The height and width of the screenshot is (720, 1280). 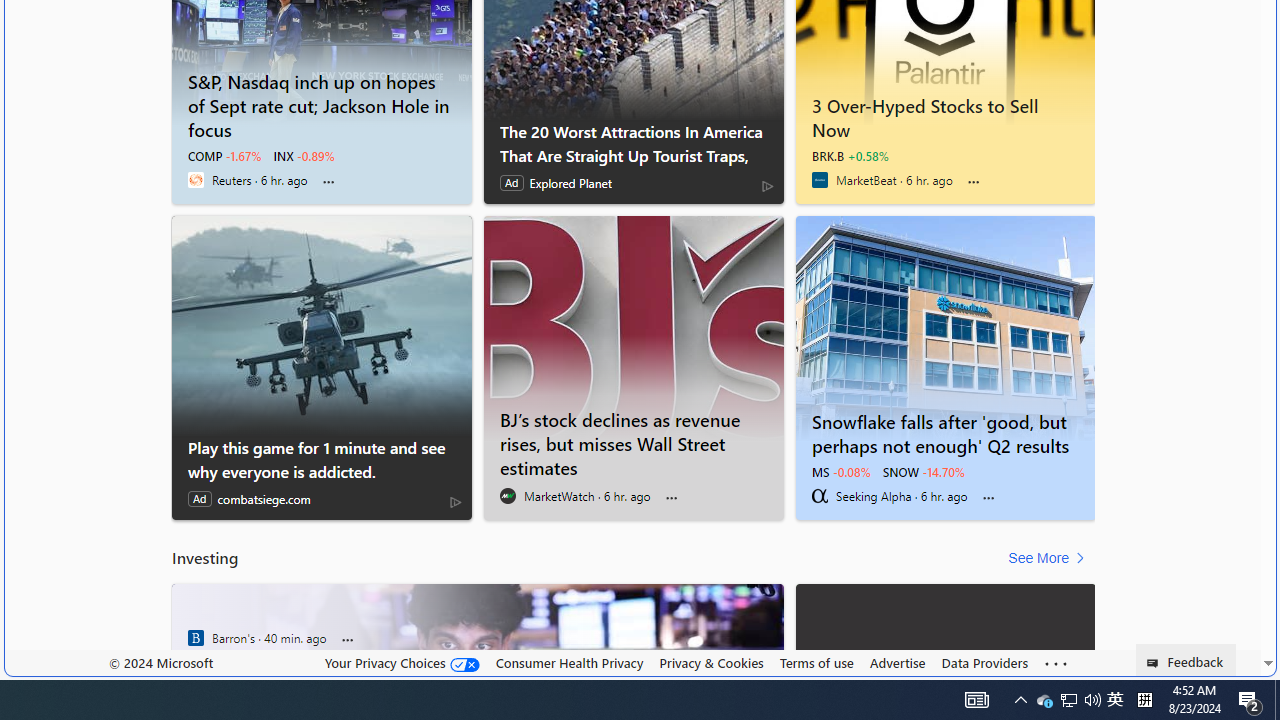 What do you see at coordinates (840, 471) in the screenshot?
I see `'MS -0.08%'` at bounding box center [840, 471].